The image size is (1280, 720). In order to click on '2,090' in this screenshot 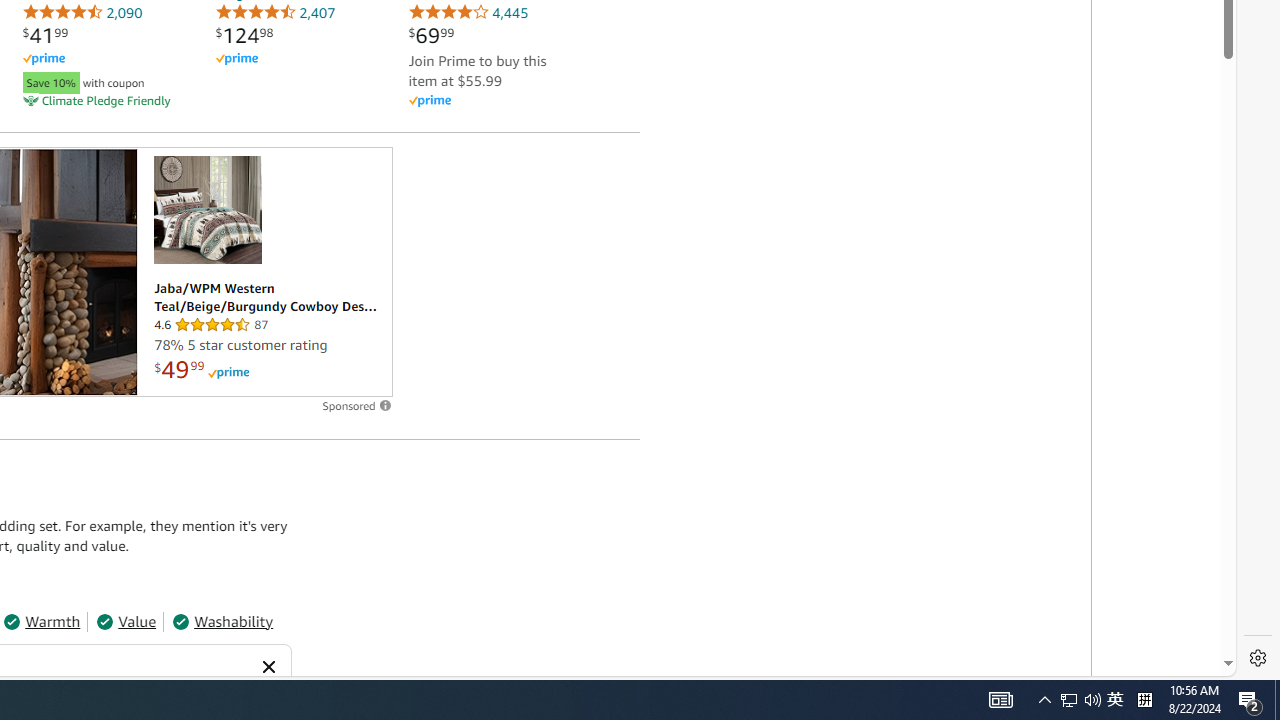, I will do `click(81, 12)`.